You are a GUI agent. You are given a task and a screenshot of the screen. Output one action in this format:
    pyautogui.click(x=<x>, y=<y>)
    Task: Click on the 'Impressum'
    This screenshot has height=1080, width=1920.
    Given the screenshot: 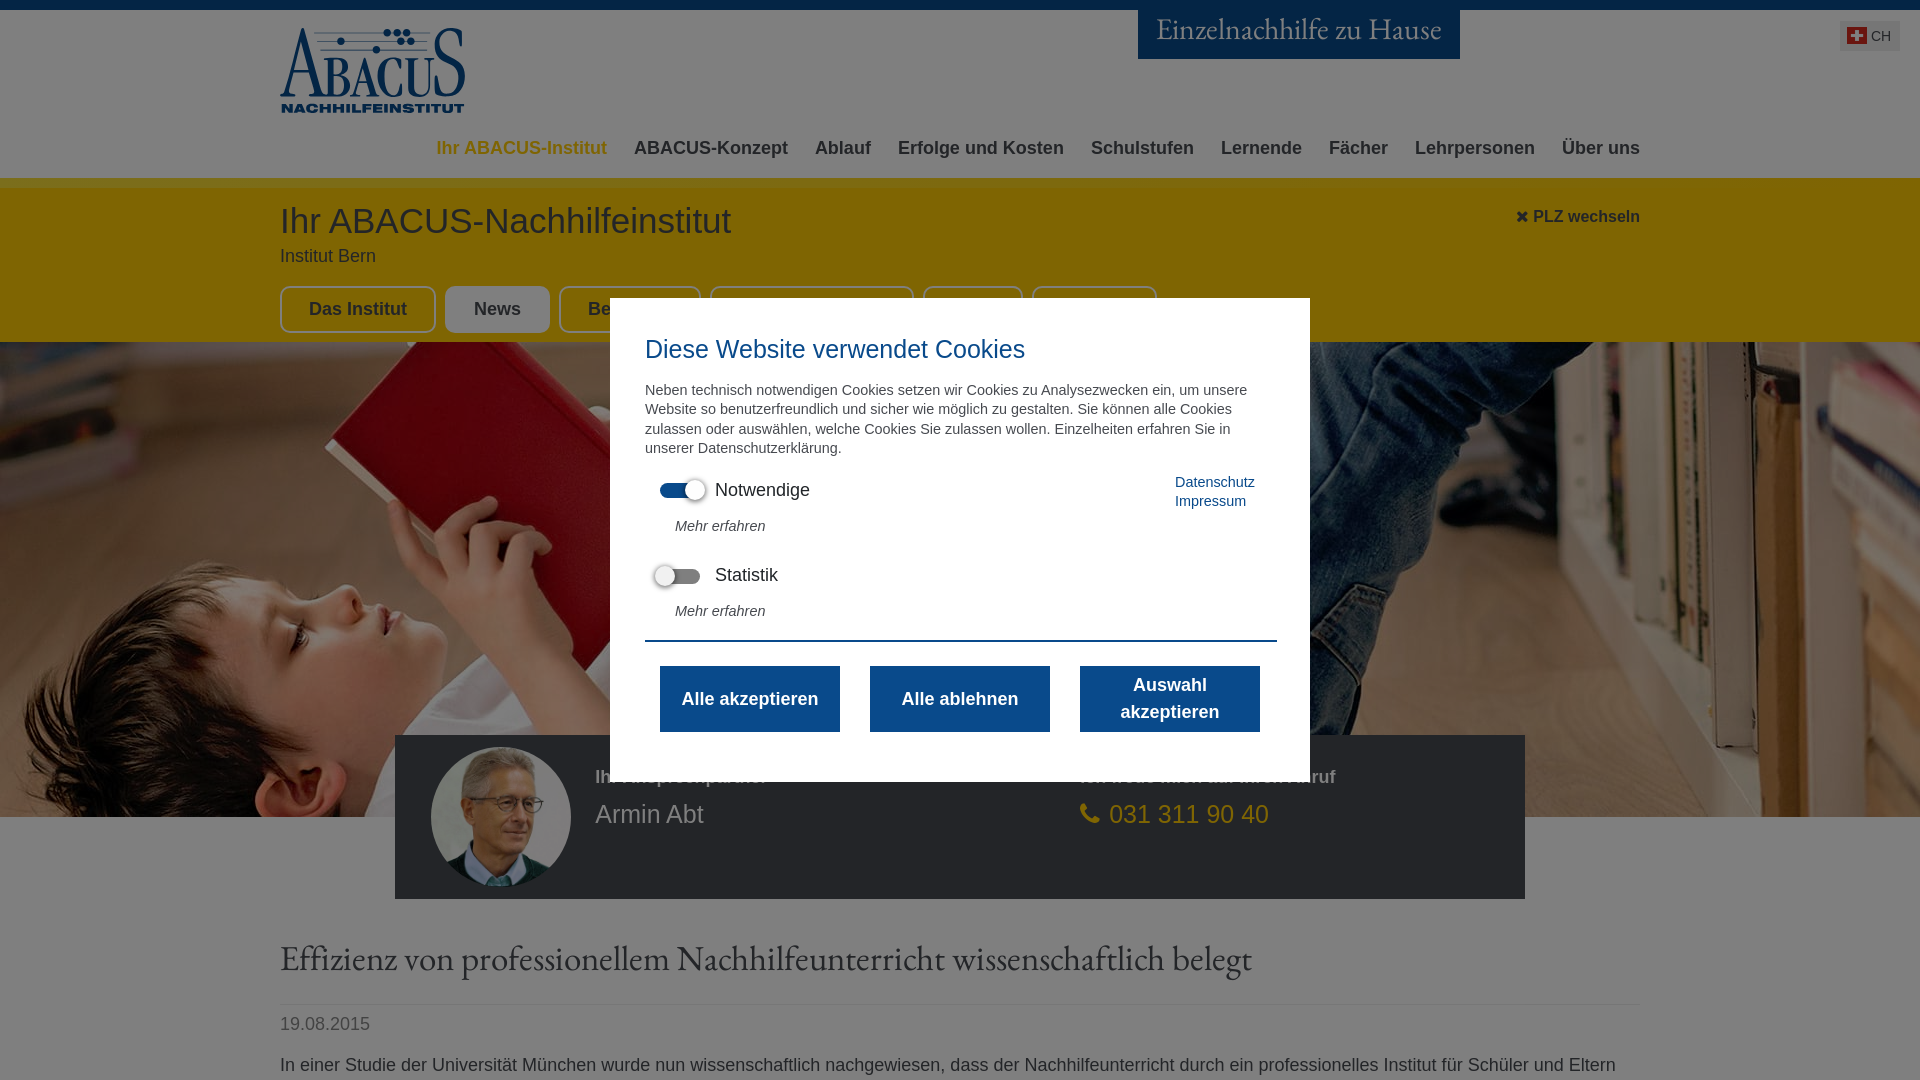 What is the action you would take?
    pyautogui.click(x=1175, y=500)
    